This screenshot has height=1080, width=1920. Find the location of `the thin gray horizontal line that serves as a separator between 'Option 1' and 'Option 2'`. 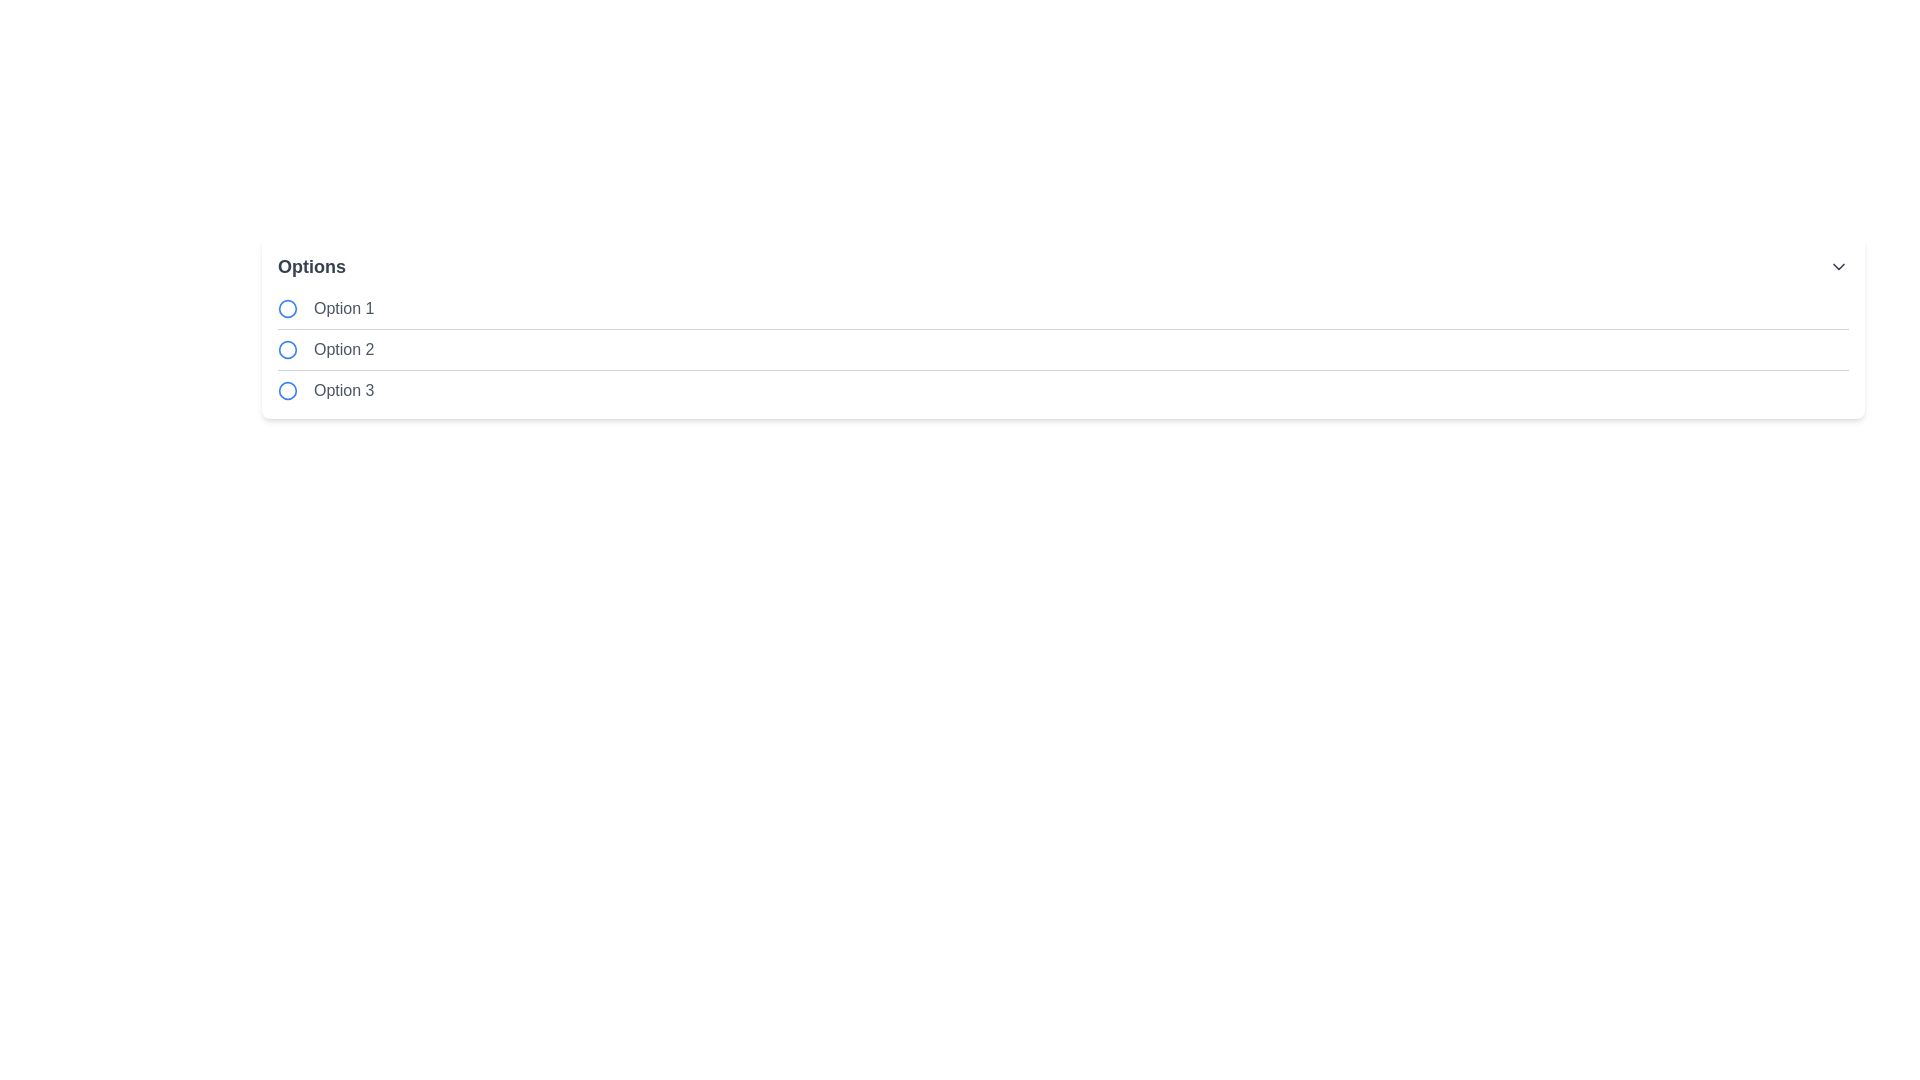

the thin gray horizontal line that serves as a separator between 'Option 1' and 'Option 2' is located at coordinates (1062, 328).